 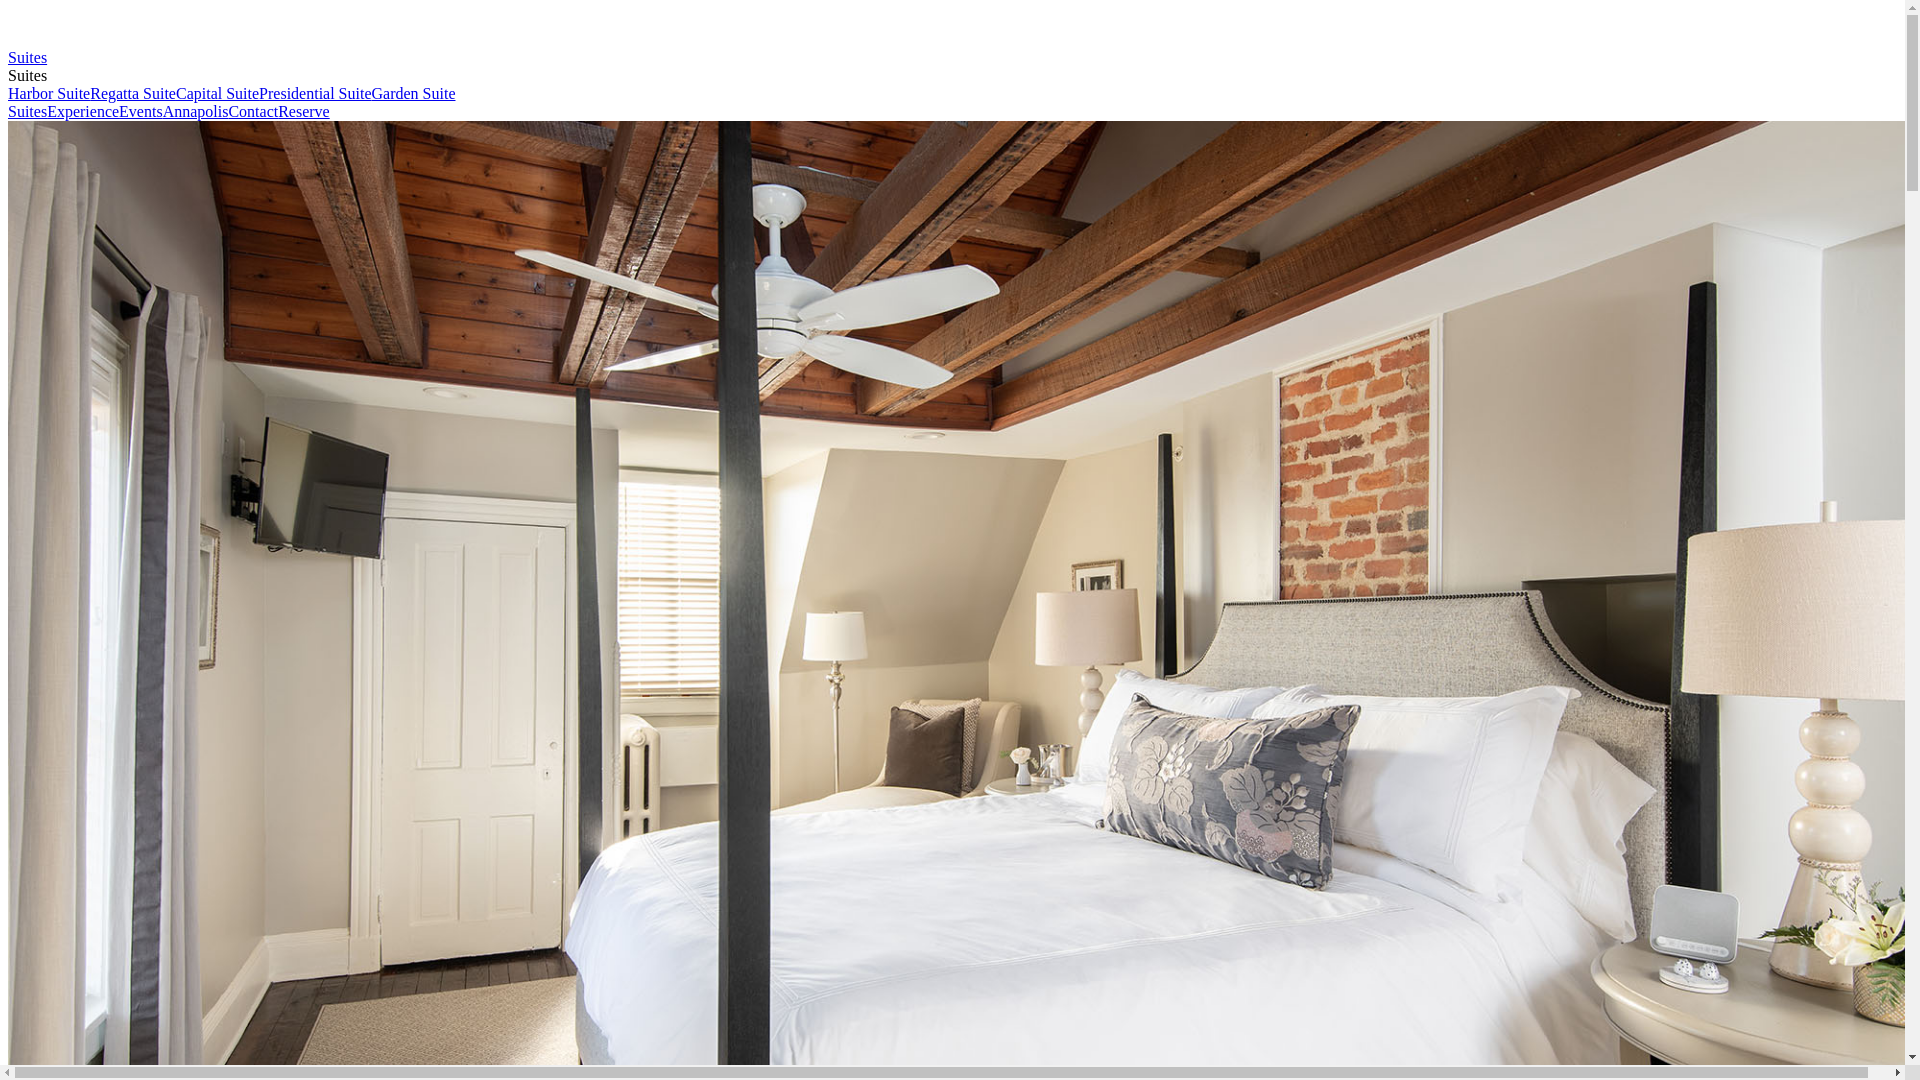 I want to click on 'Suites', so click(x=8, y=56).